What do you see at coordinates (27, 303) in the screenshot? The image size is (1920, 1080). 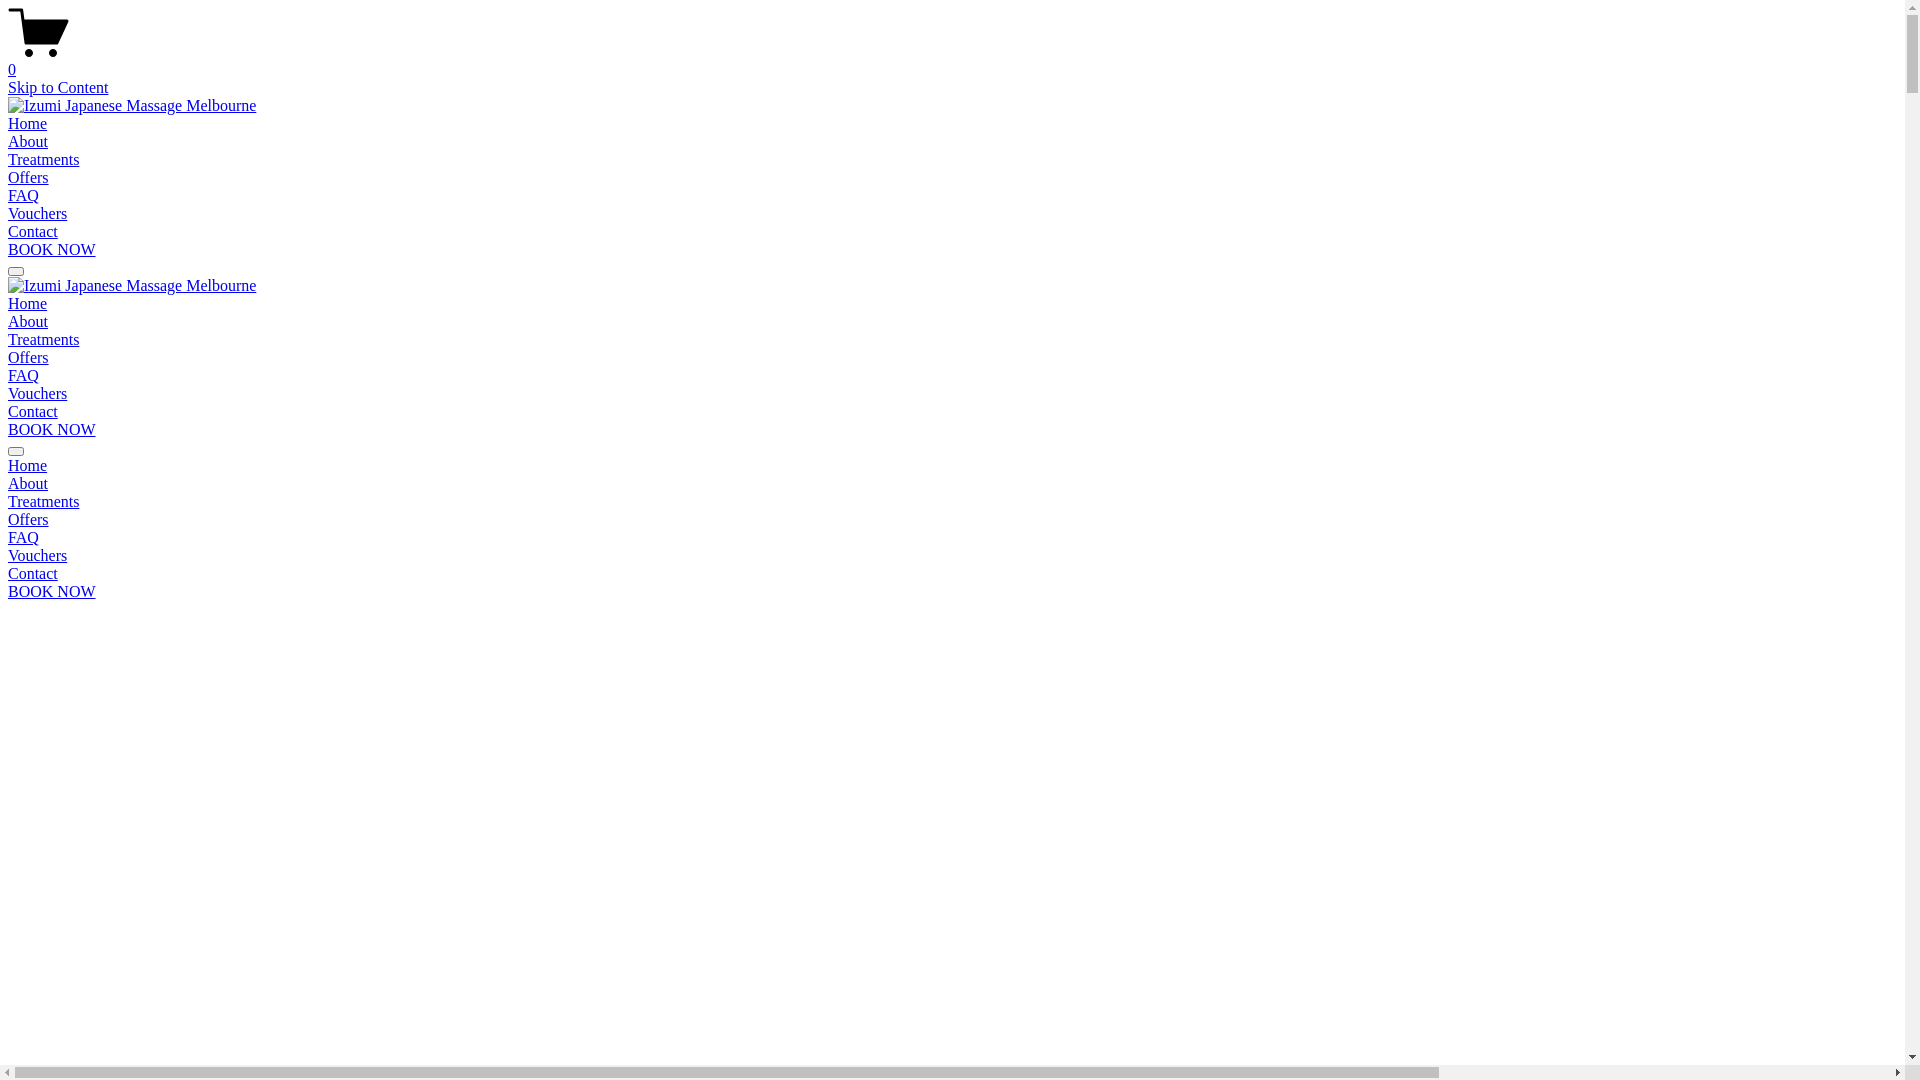 I see `'Home'` at bounding box center [27, 303].